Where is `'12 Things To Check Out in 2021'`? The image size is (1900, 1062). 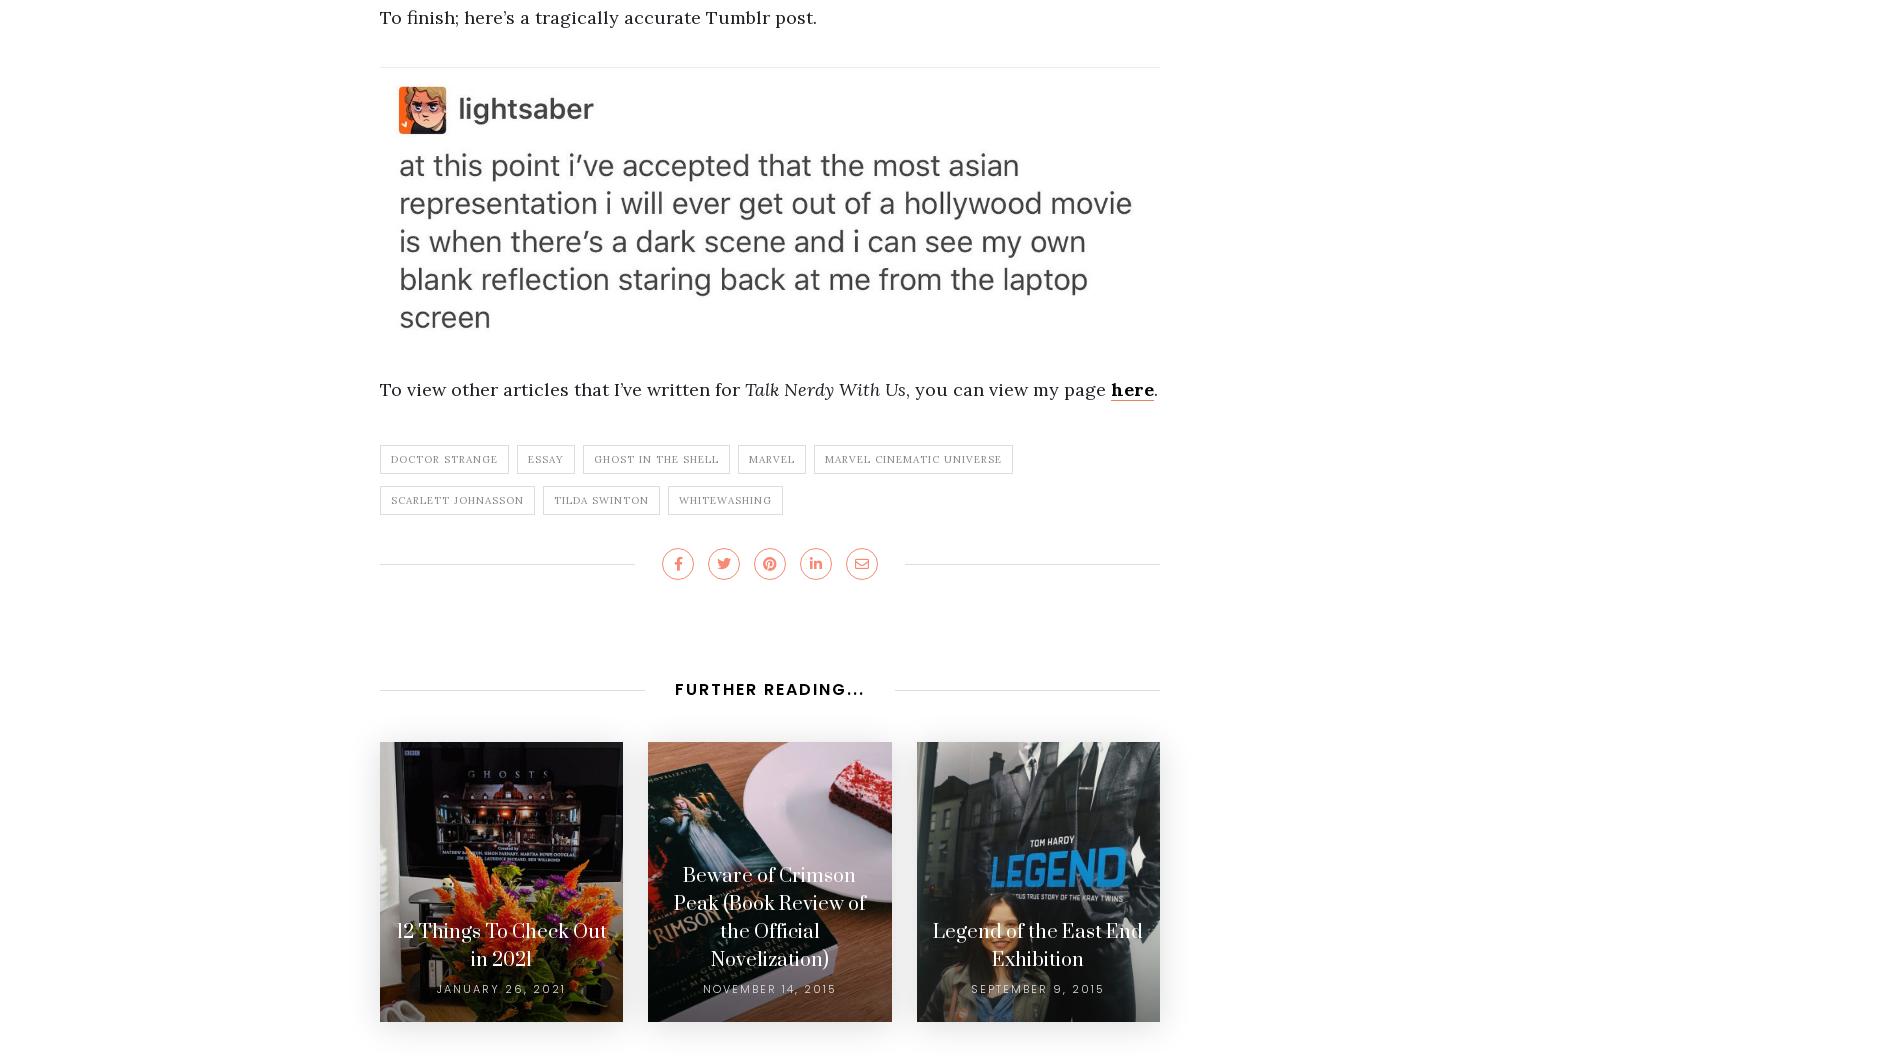 '12 Things To Check Out in 2021' is located at coordinates (501, 945).